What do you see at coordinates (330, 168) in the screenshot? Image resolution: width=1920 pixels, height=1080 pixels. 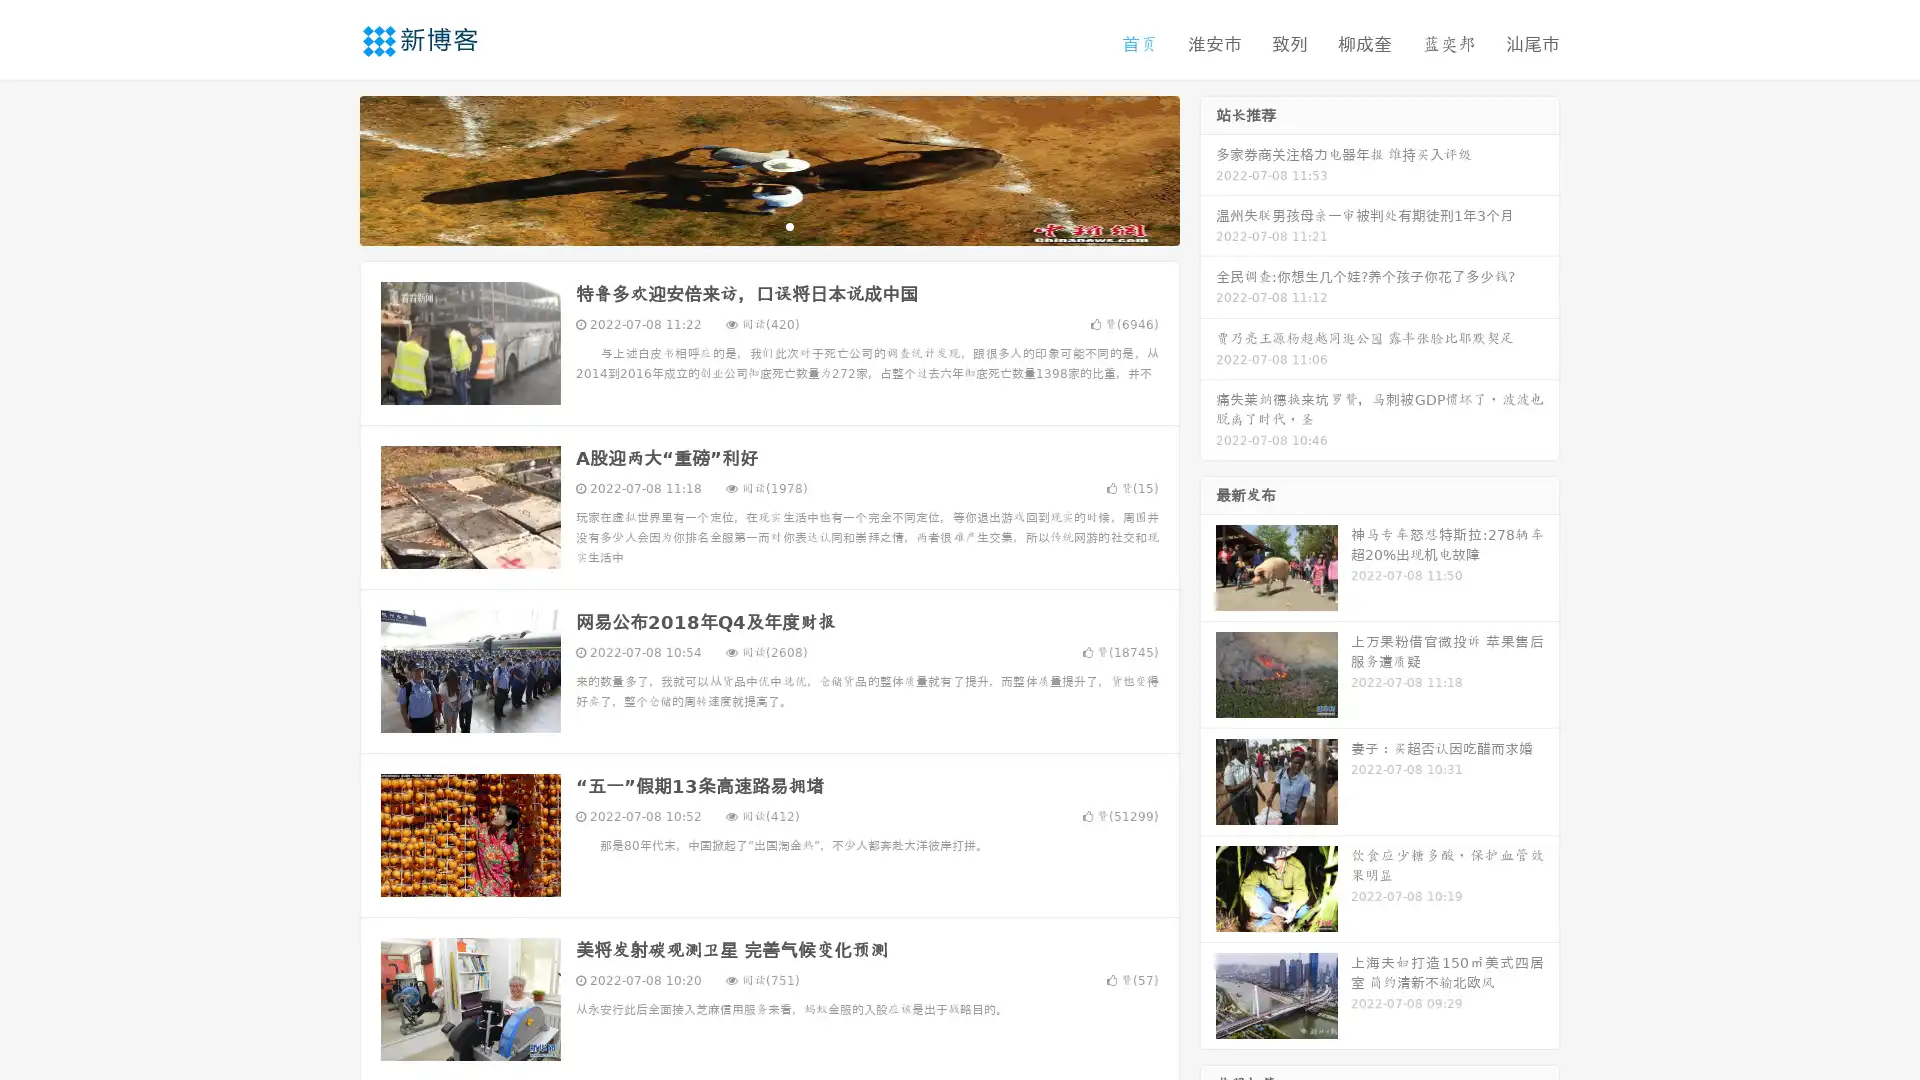 I see `Previous slide` at bounding box center [330, 168].